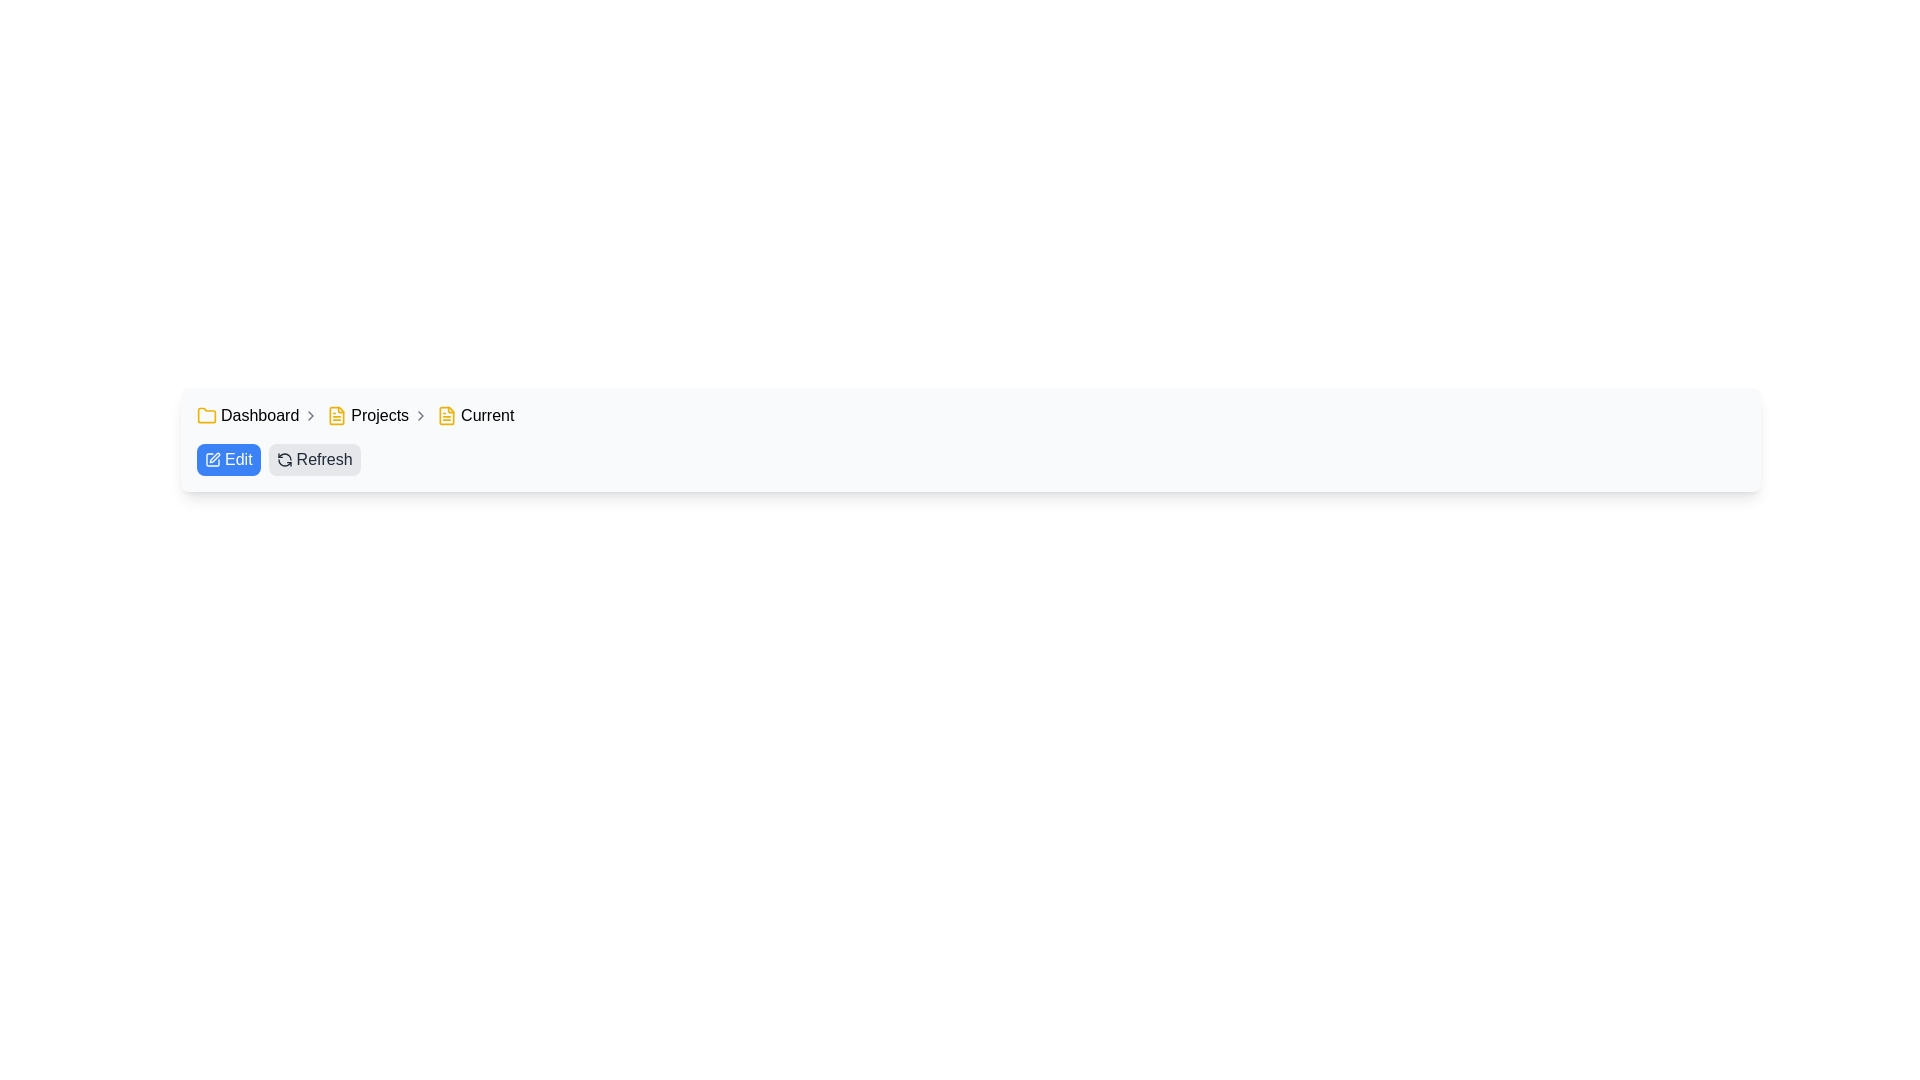 The height and width of the screenshot is (1080, 1920). What do you see at coordinates (487, 415) in the screenshot?
I see `the static text label displaying 'Current' in the breadcrumb navigation bar, located to the right of a file icon` at bounding box center [487, 415].